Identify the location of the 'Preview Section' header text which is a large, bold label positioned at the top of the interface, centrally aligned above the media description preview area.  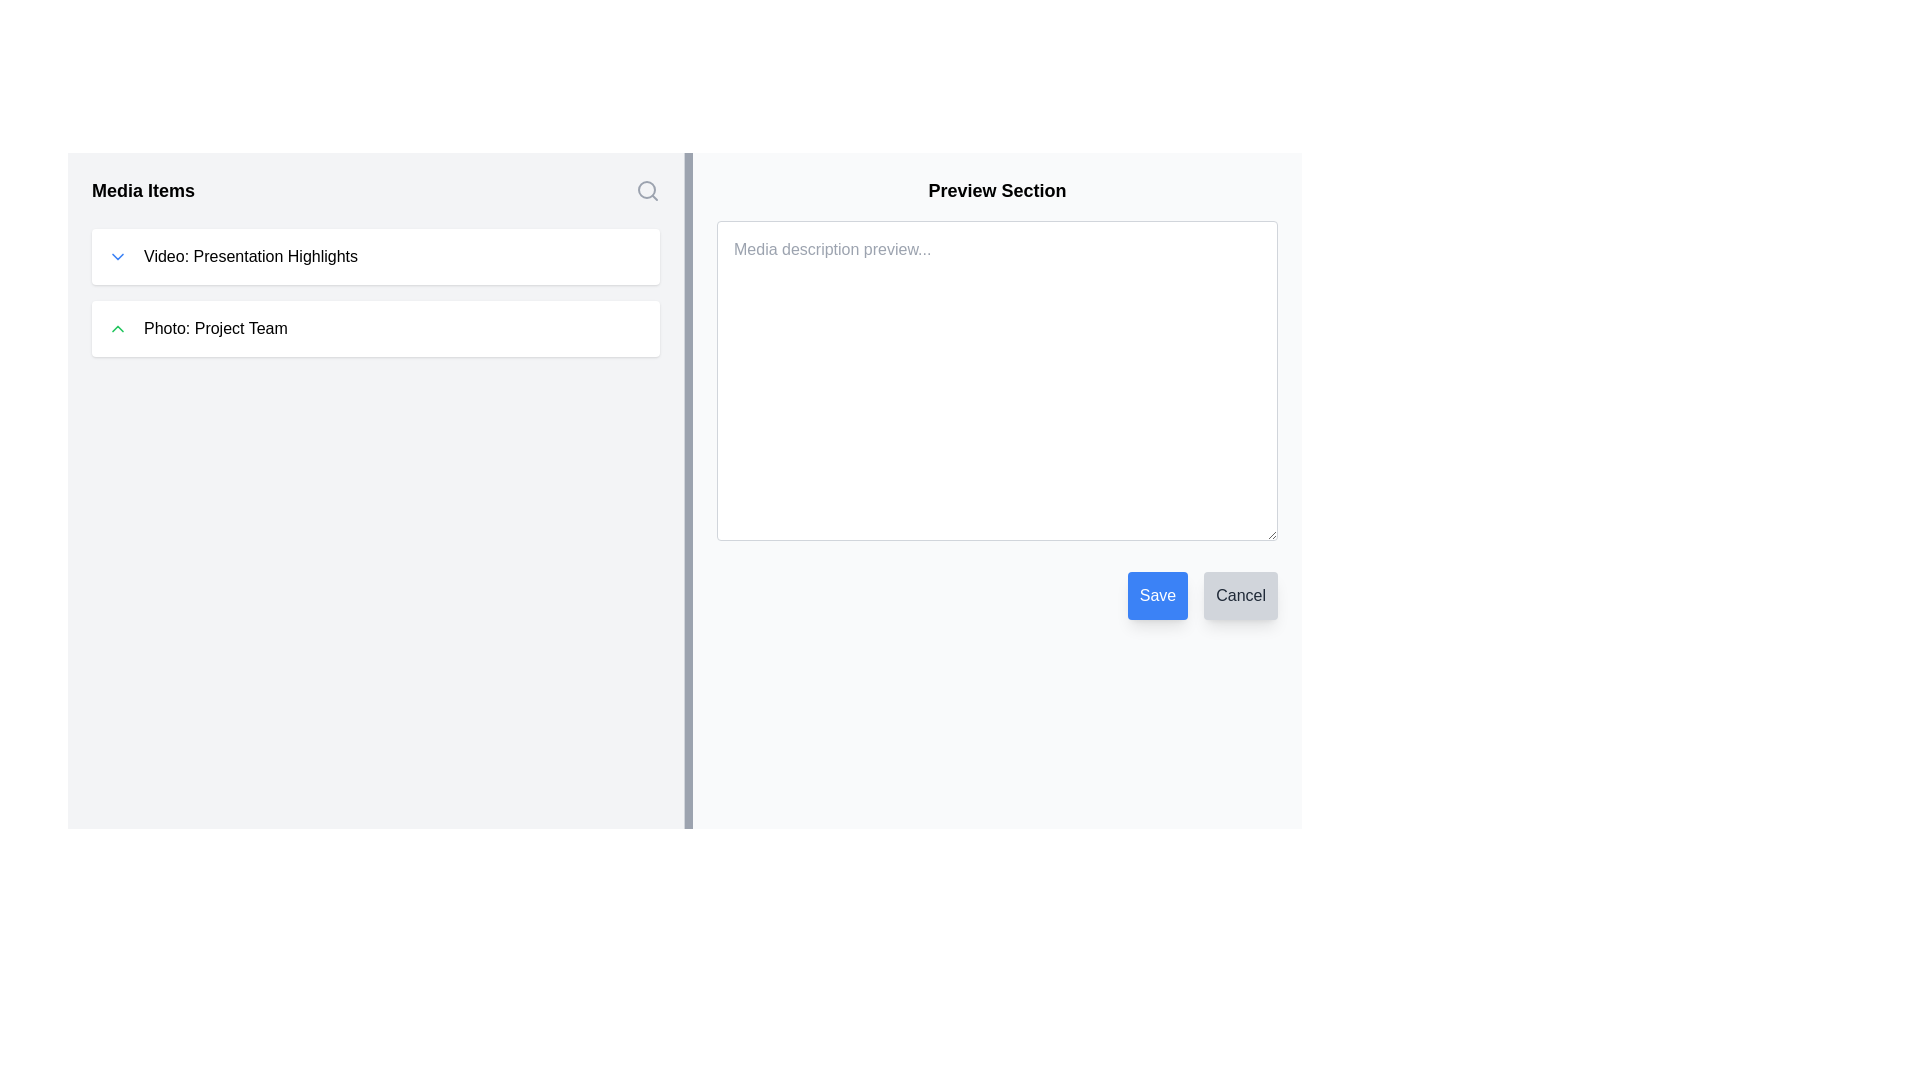
(997, 191).